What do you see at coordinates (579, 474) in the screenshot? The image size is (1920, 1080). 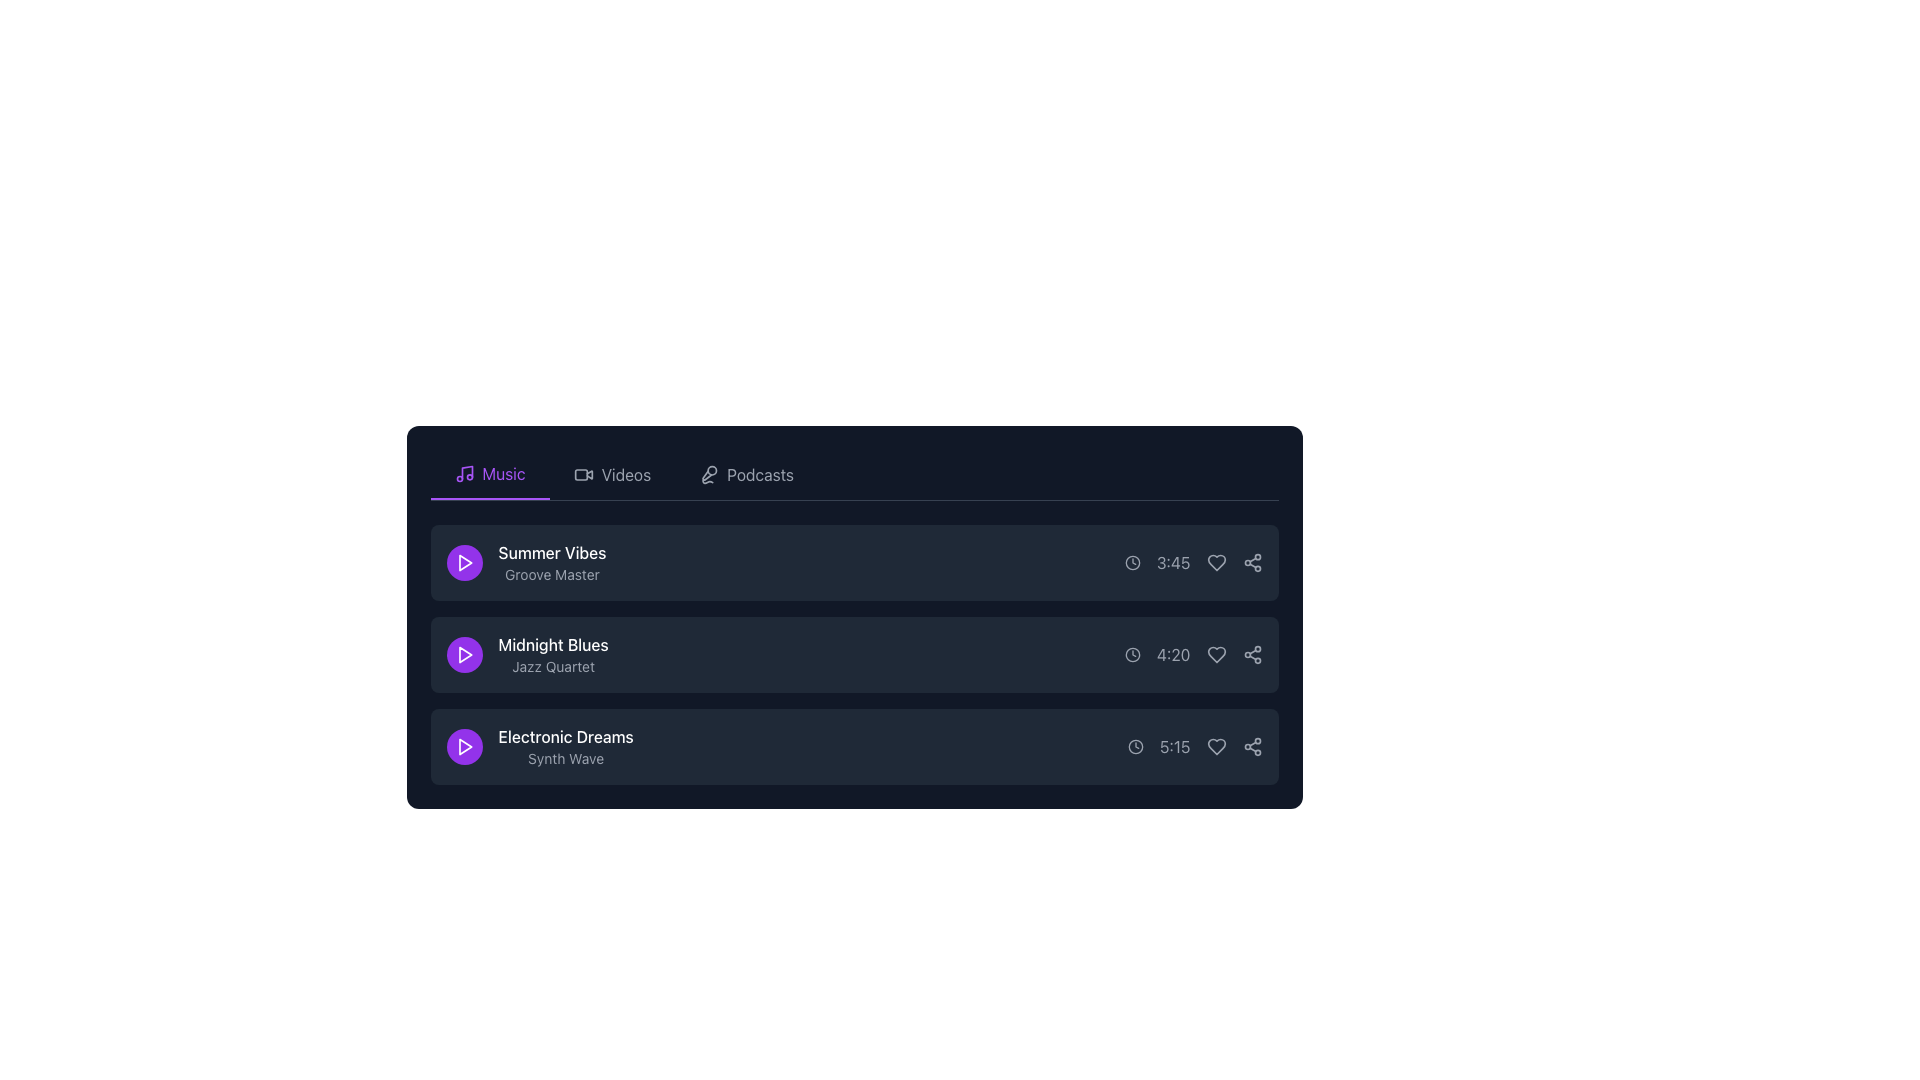 I see `the decorative rectangle with rounded corners located within the video camera icon in the navigation section` at bounding box center [579, 474].